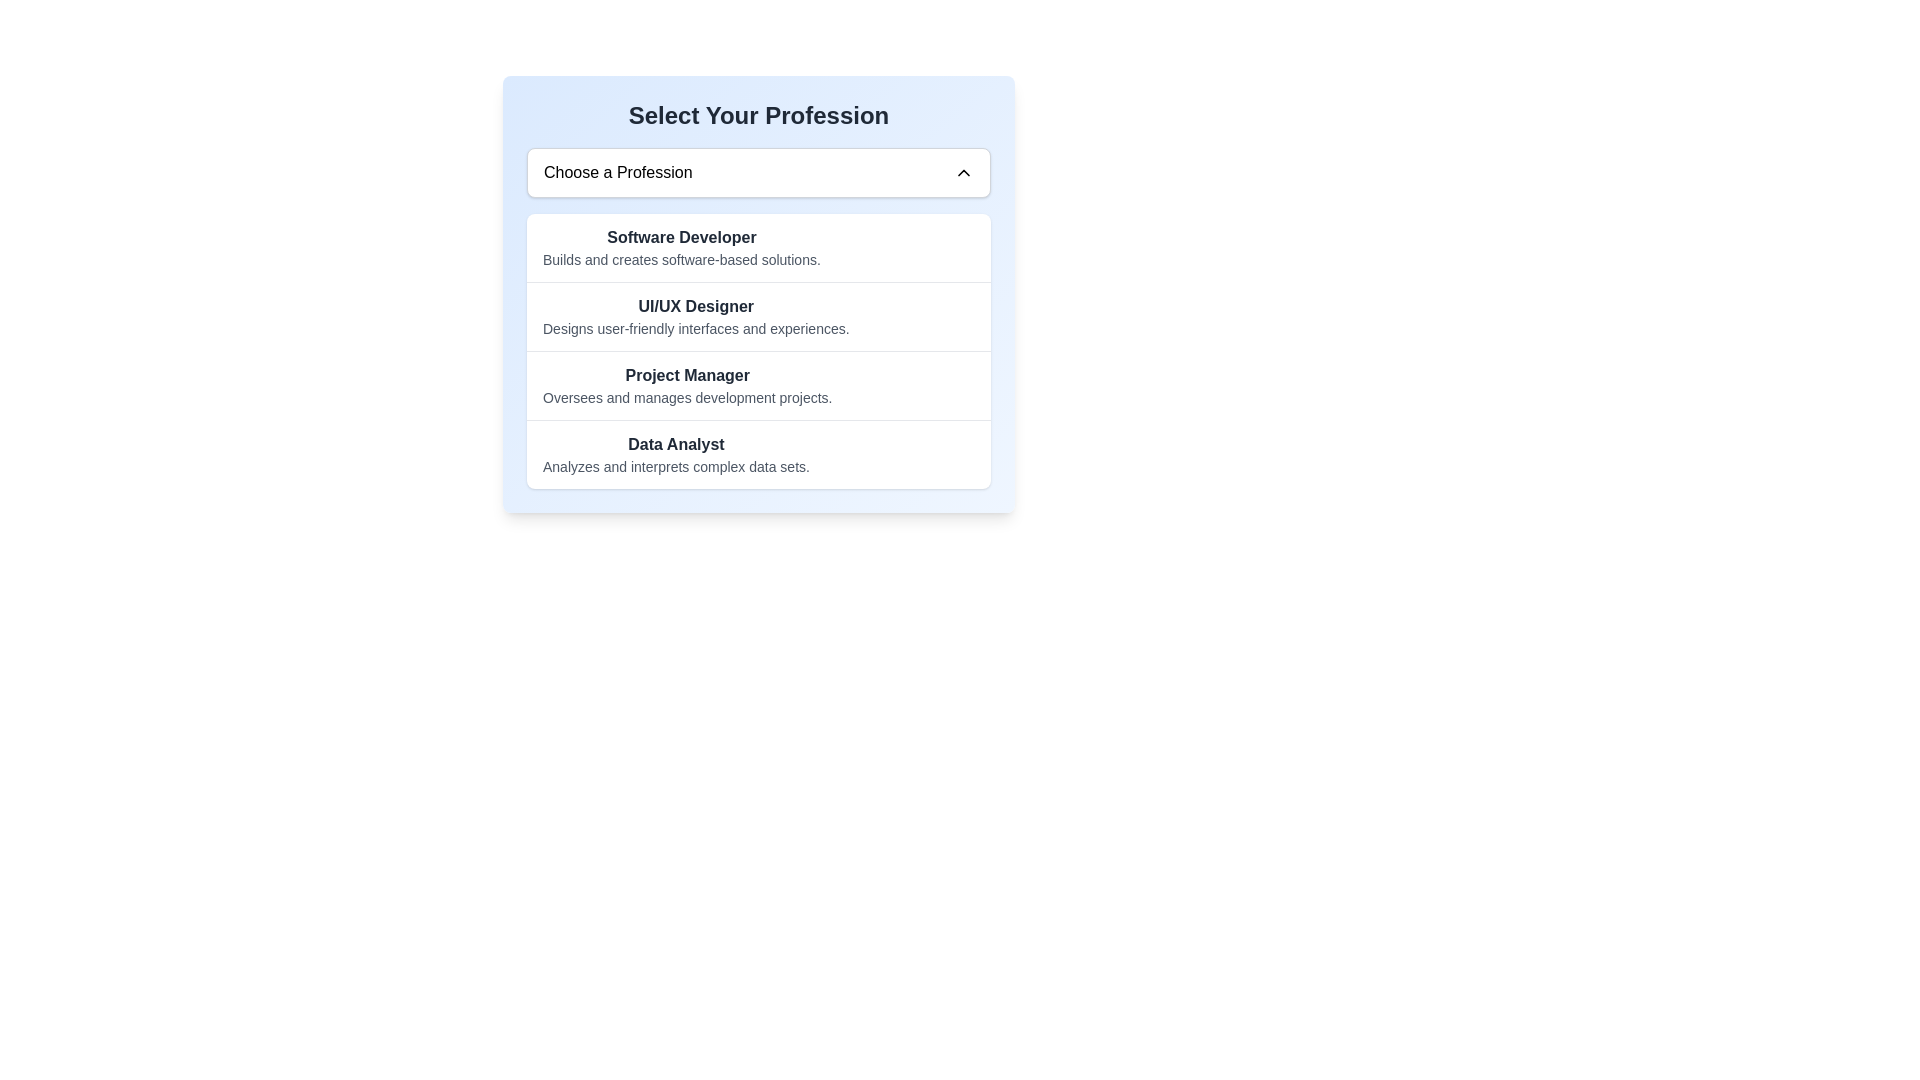 The image size is (1920, 1080). I want to click on the list item titled 'UI/UX Designer' which describes 'Designs user-friendly interfaces and experiences.', so click(757, 315).